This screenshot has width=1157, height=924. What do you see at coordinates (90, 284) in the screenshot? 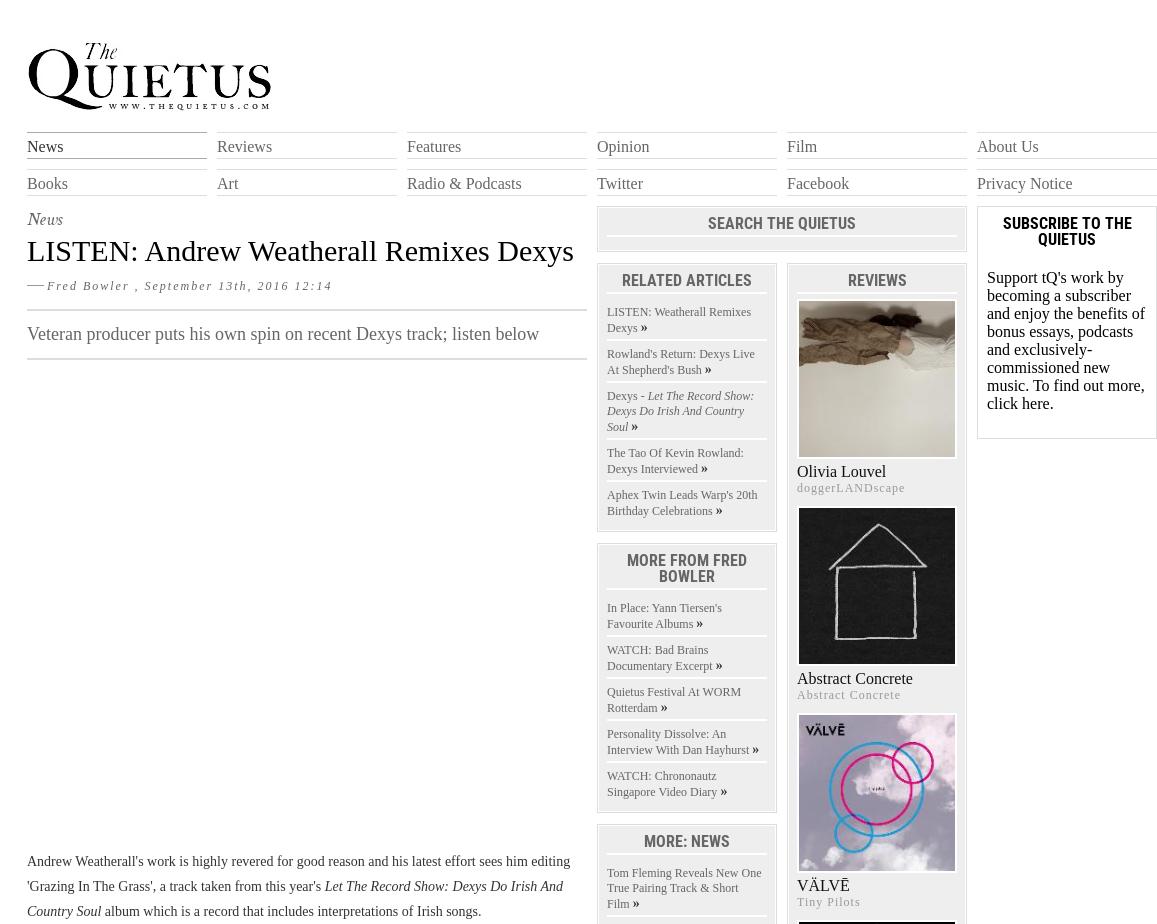
I see `'Fred Bowler'` at bounding box center [90, 284].